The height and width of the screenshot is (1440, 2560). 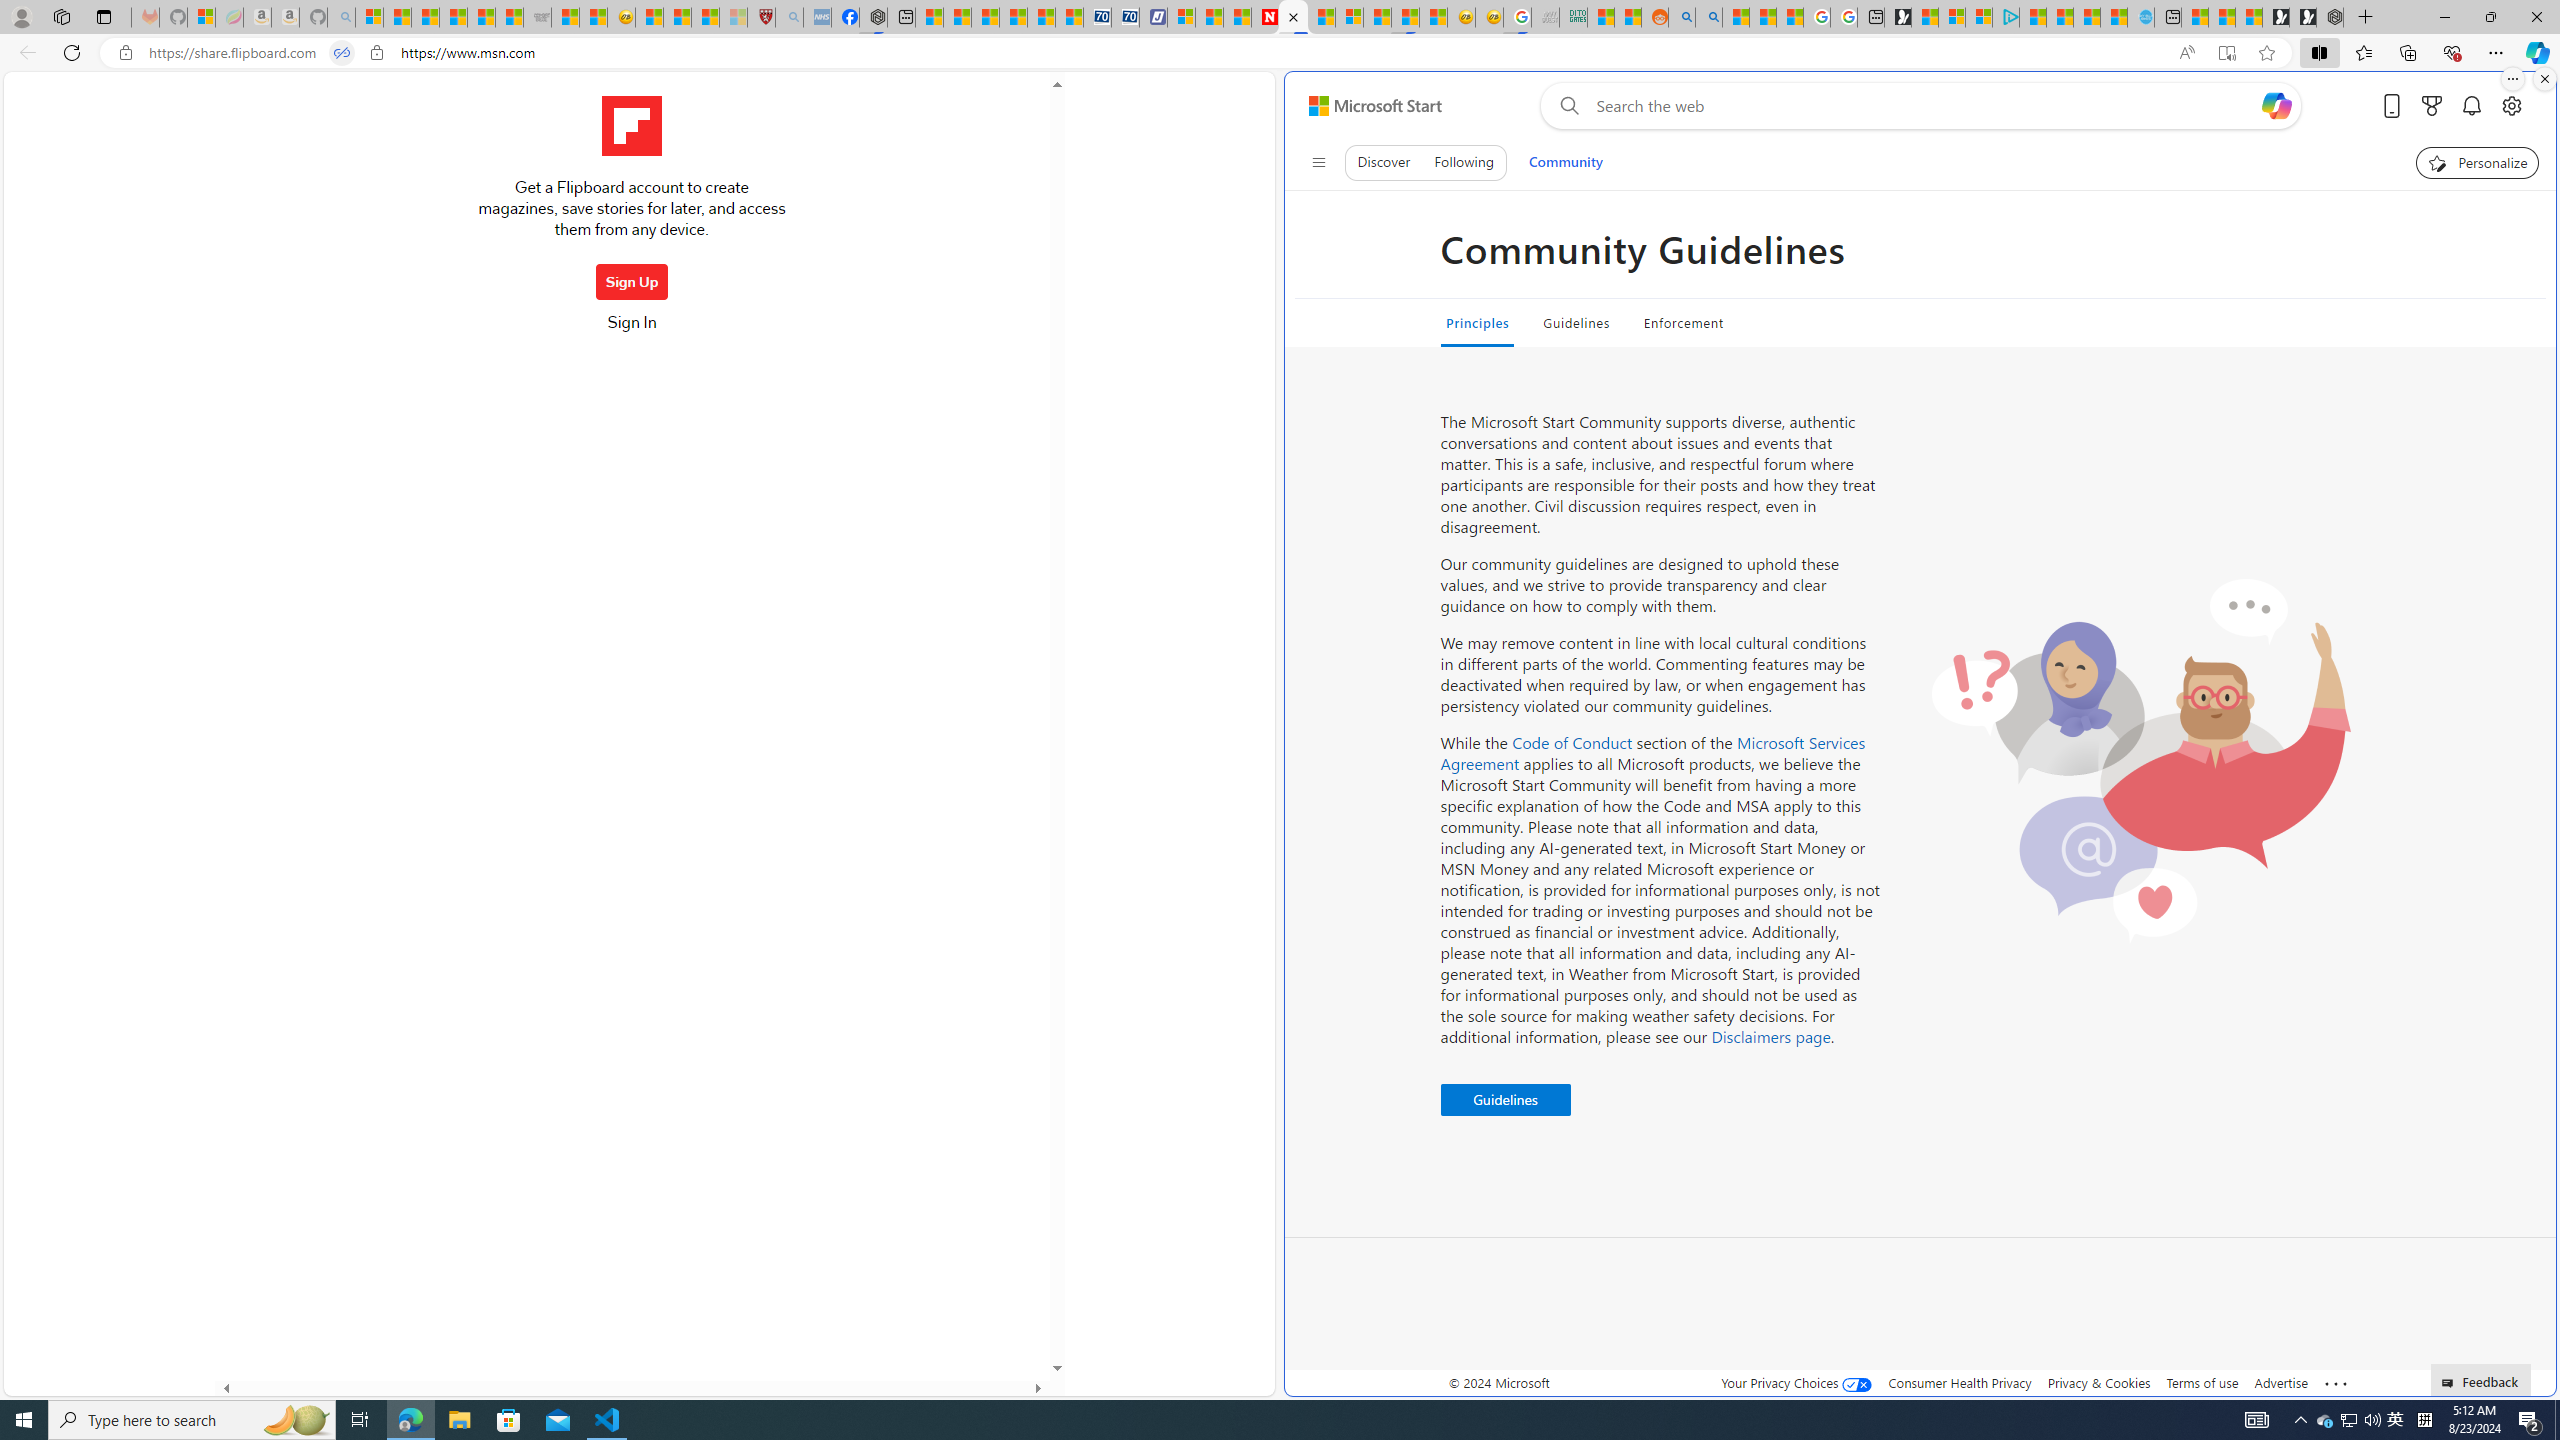 I want to click on 'Guidelines ', so click(x=1504, y=1099).